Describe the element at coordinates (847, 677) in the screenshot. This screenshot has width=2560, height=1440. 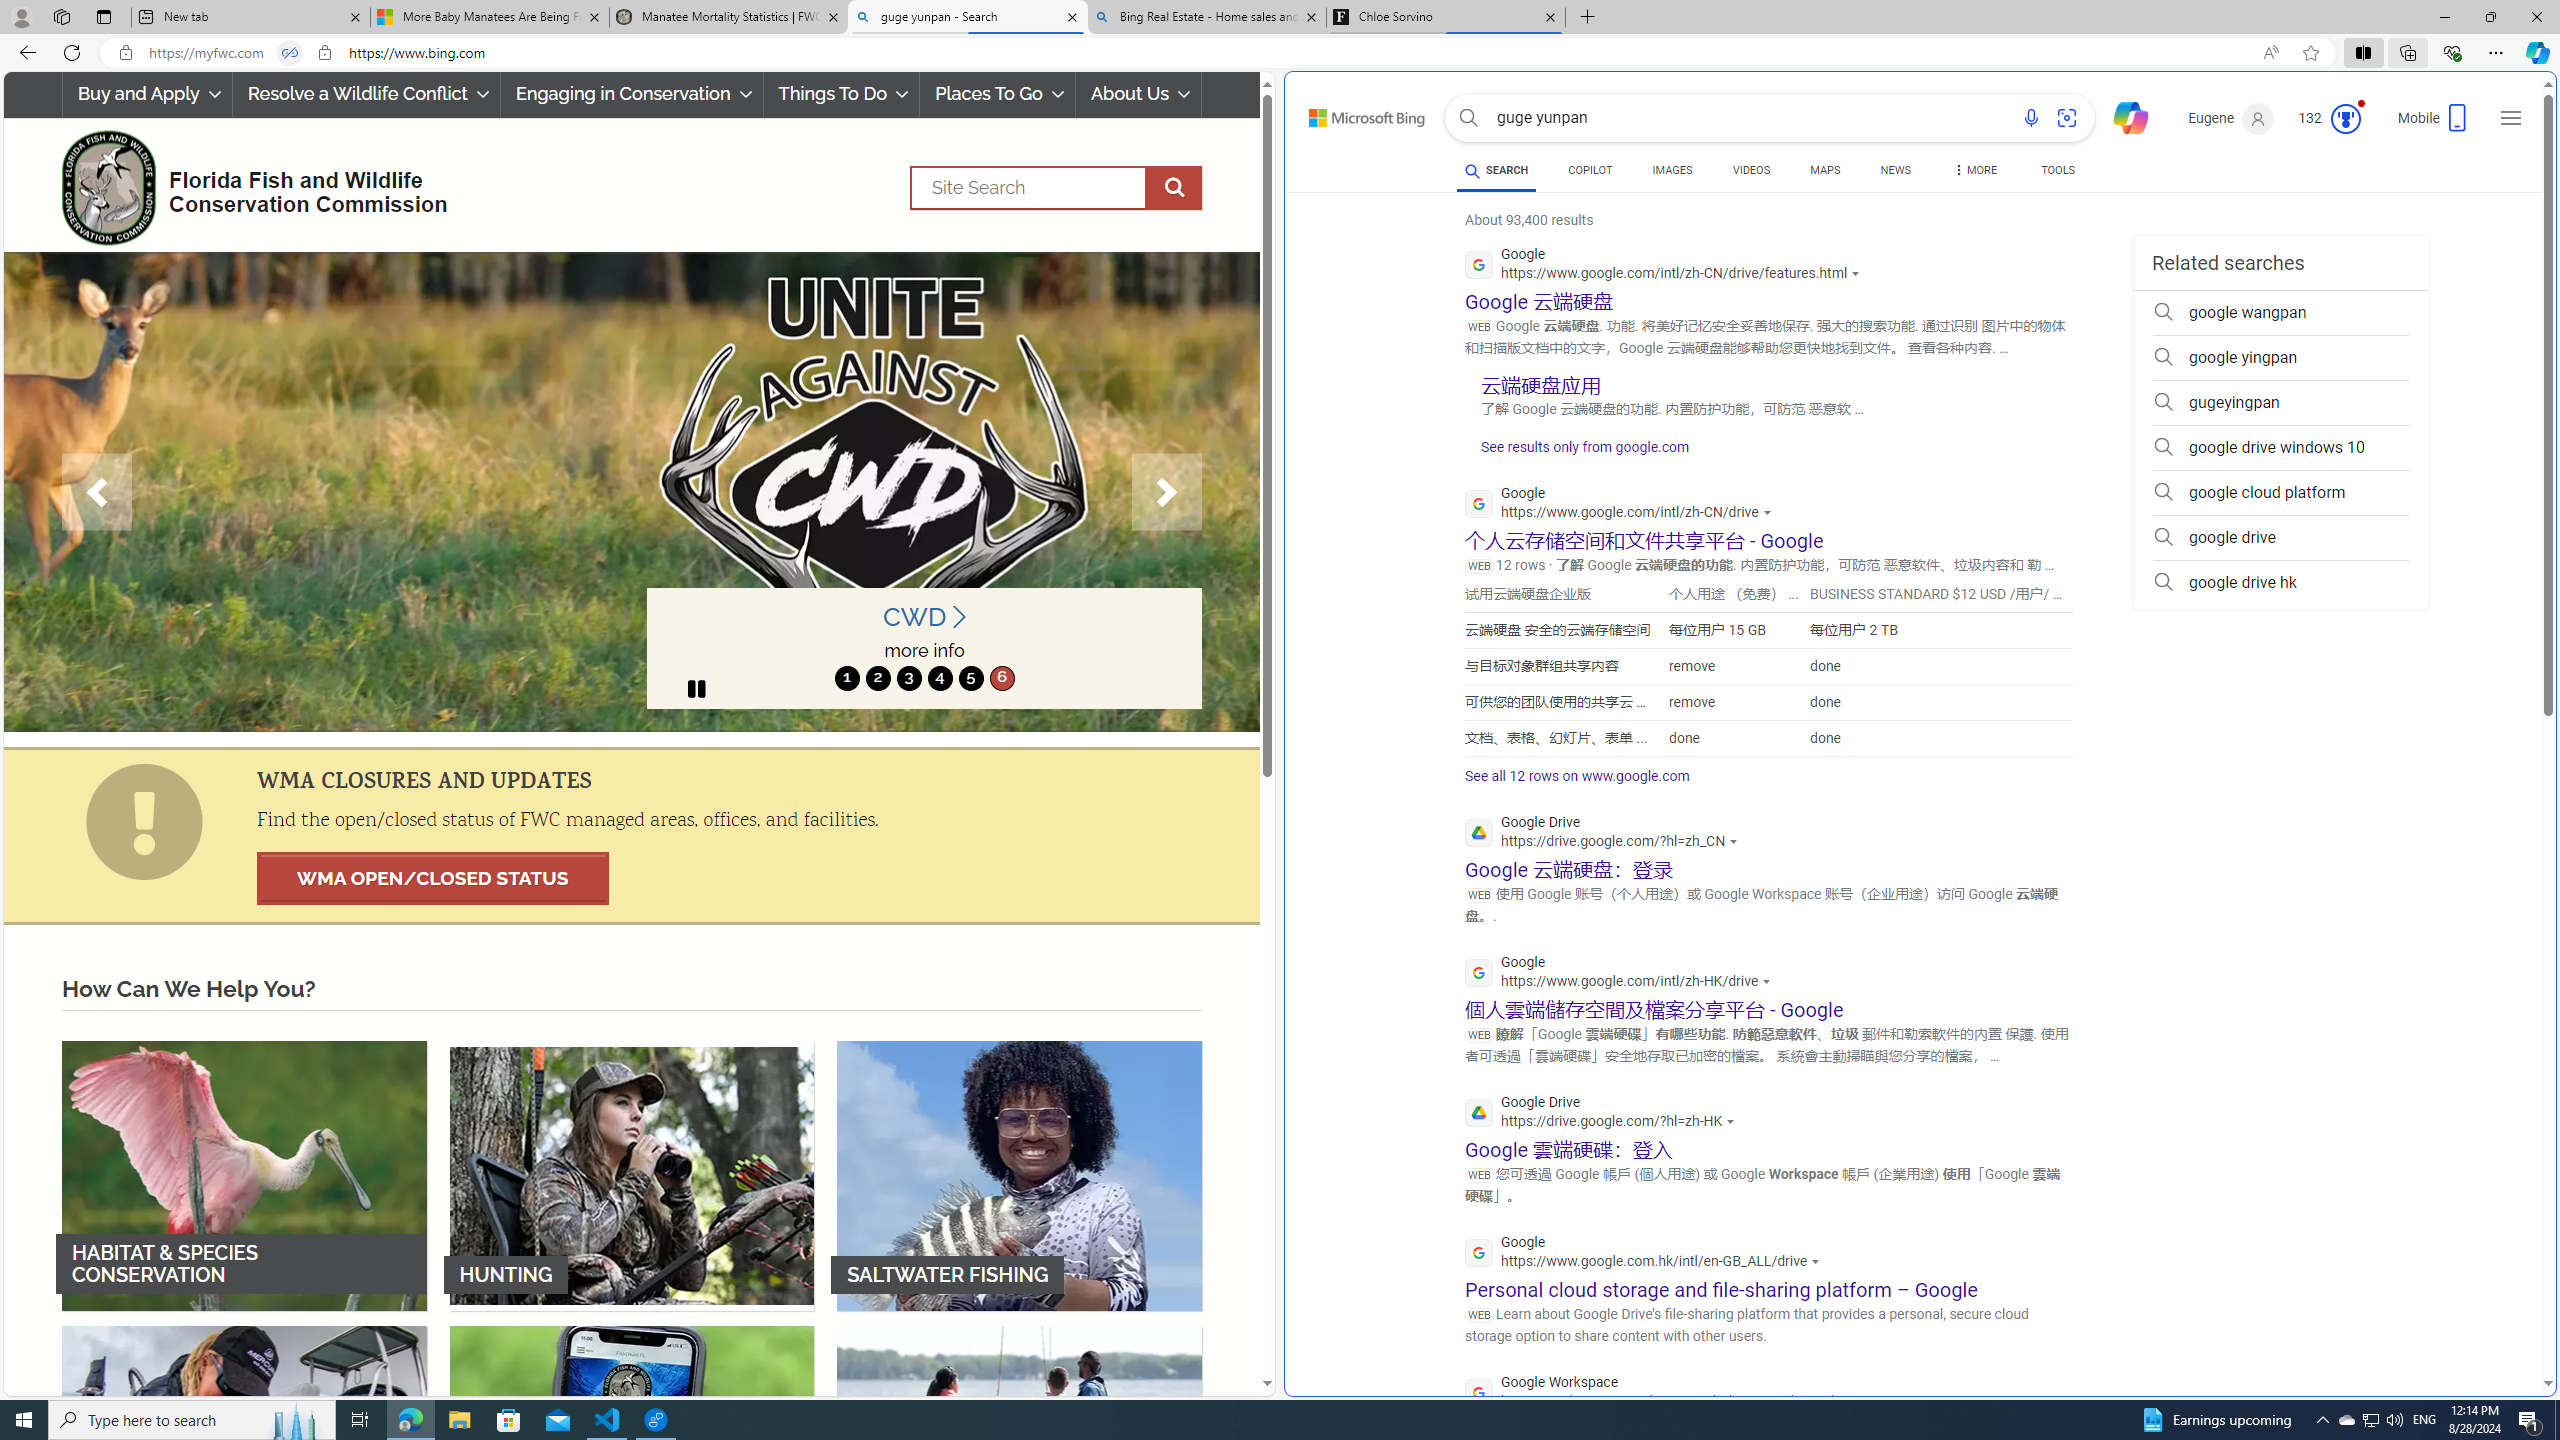
I see `'1'` at that location.